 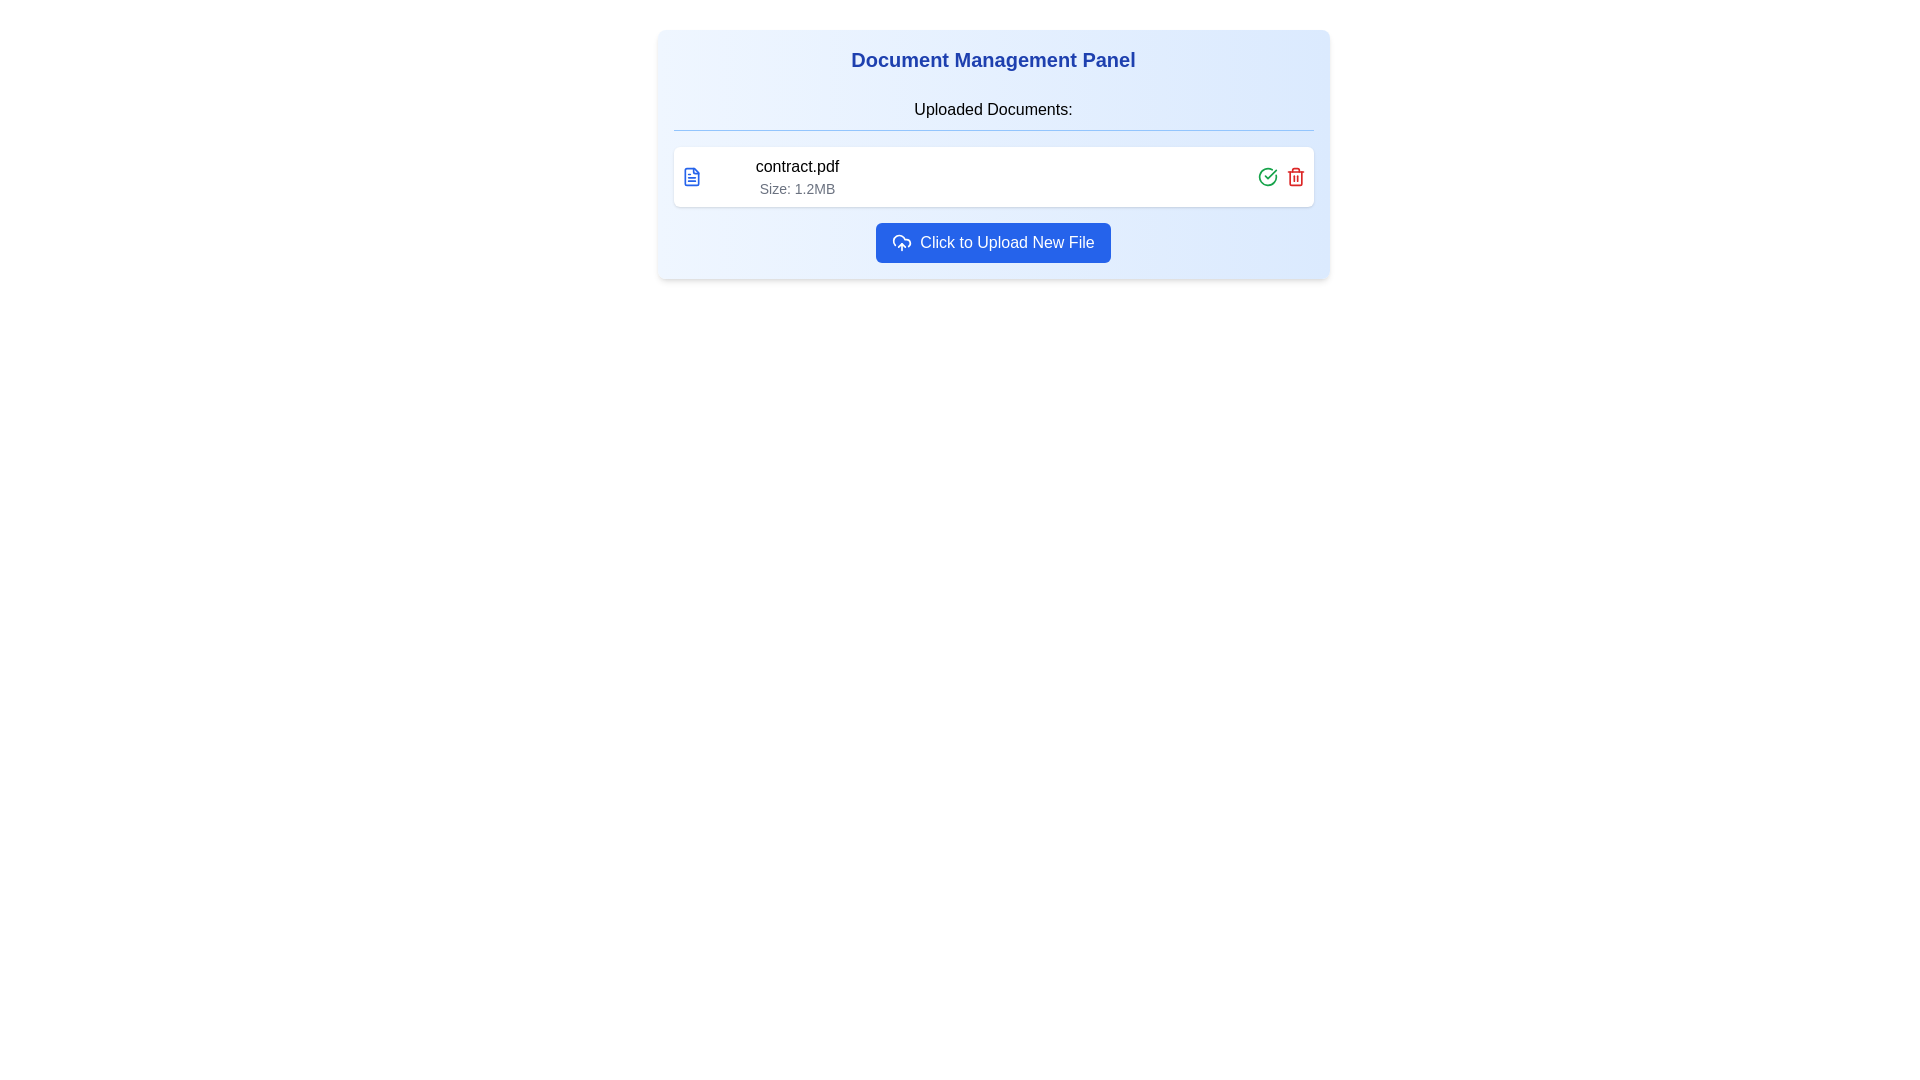 What do you see at coordinates (993, 242) in the screenshot?
I see `the button labeled 'Click to Upload New File' with a blue background and white text` at bounding box center [993, 242].